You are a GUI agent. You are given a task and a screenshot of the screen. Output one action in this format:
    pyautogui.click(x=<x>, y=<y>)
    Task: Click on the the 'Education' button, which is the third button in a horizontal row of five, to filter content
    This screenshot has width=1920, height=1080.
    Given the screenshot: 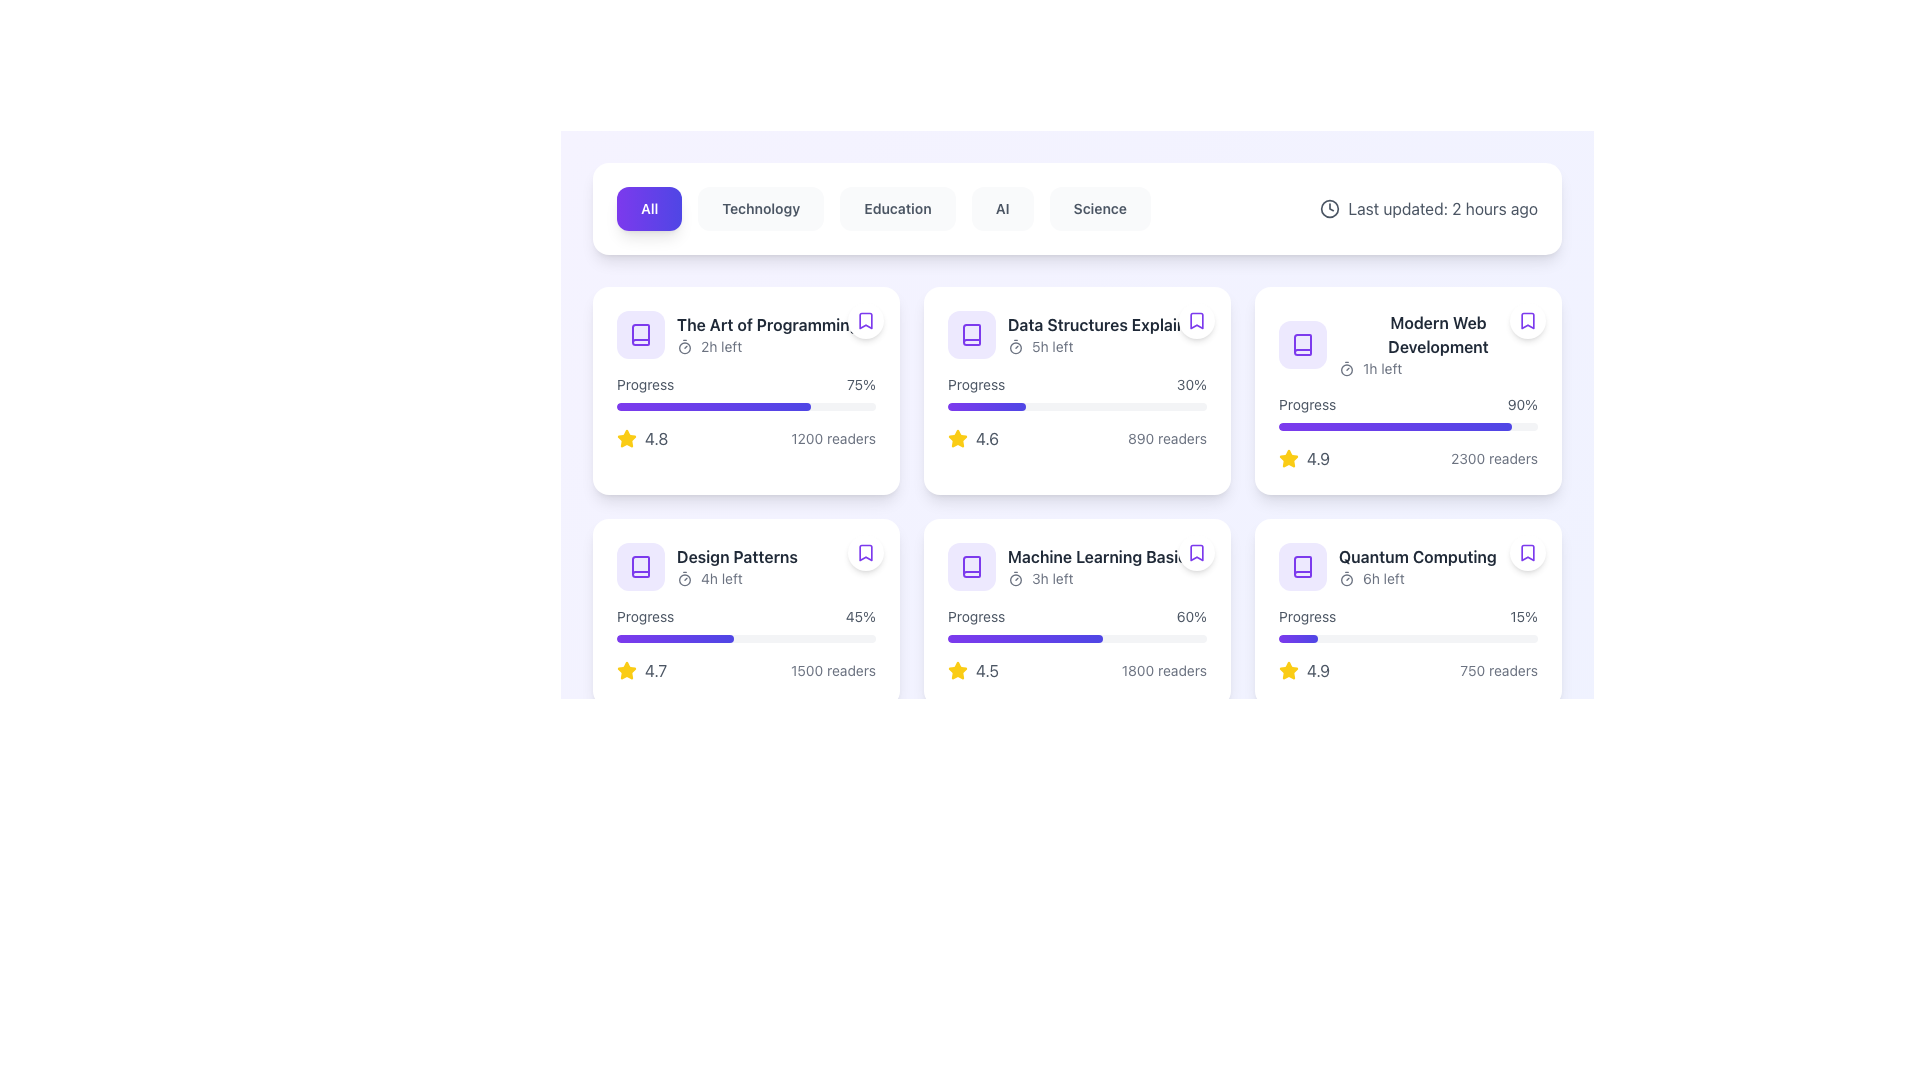 What is the action you would take?
    pyautogui.click(x=896, y=208)
    